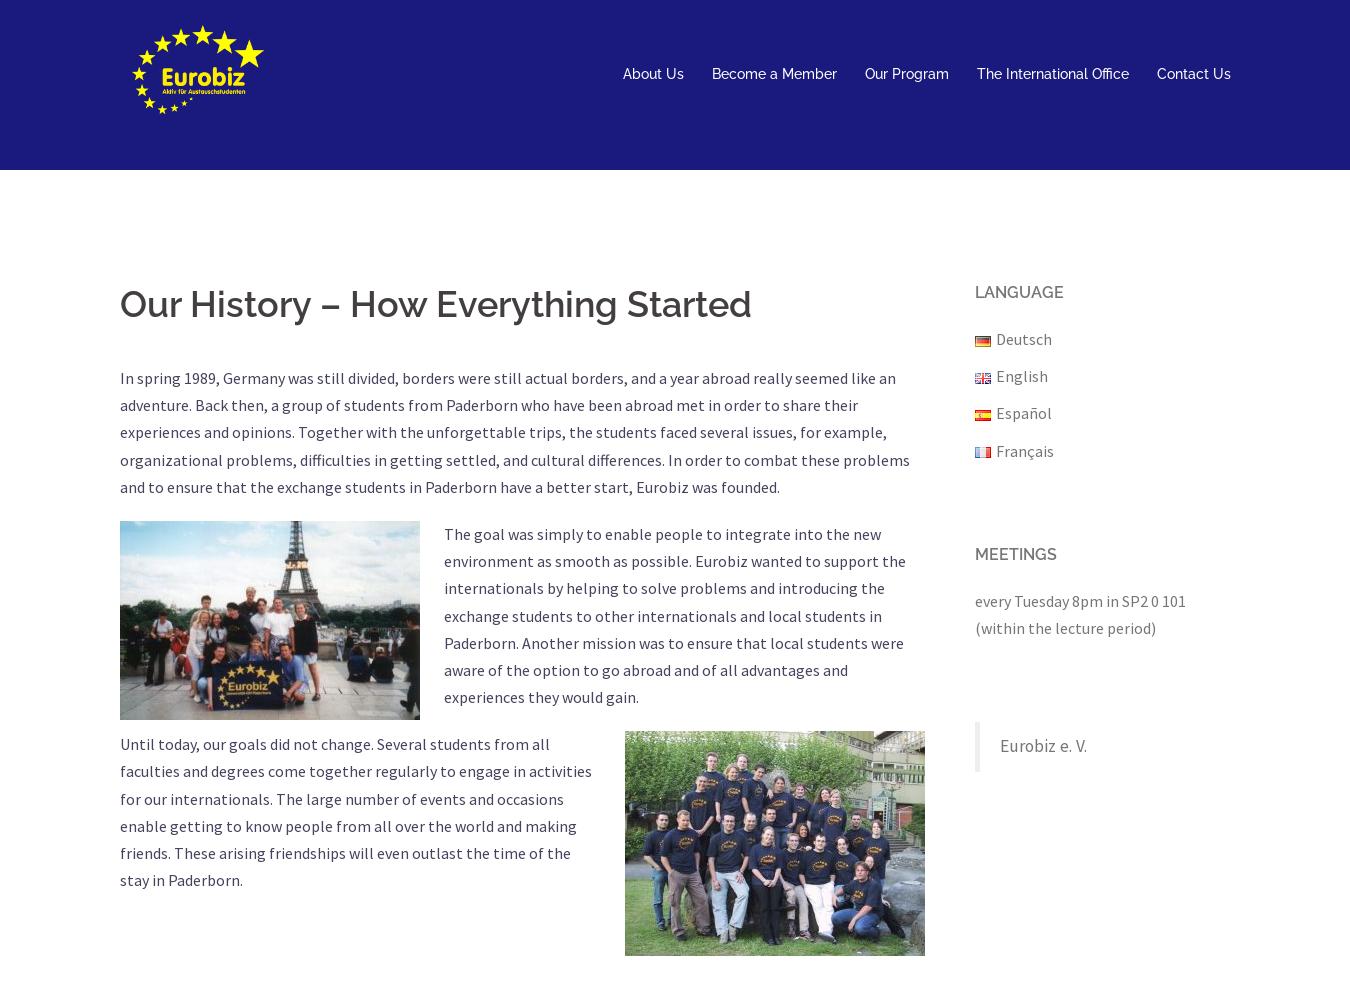 The width and height of the screenshot is (1350, 1000). What do you see at coordinates (514, 432) in the screenshot?
I see `'In spring 1989, Germany was still divided, borders were still actual borders, and a year abroad really seemed like an adventure. Back then, a group of students from Paderborn who have been abroad met in order to share their experiences and opinions. Together with the unforgettable trips, the students faced several issues, for example, organizational problems, difficulties in getting settled, and cultural differences. In order to combat these problems and to ensure that the exchange students in Paderborn have a better start, Eurobiz was founded.'` at bounding box center [514, 432].